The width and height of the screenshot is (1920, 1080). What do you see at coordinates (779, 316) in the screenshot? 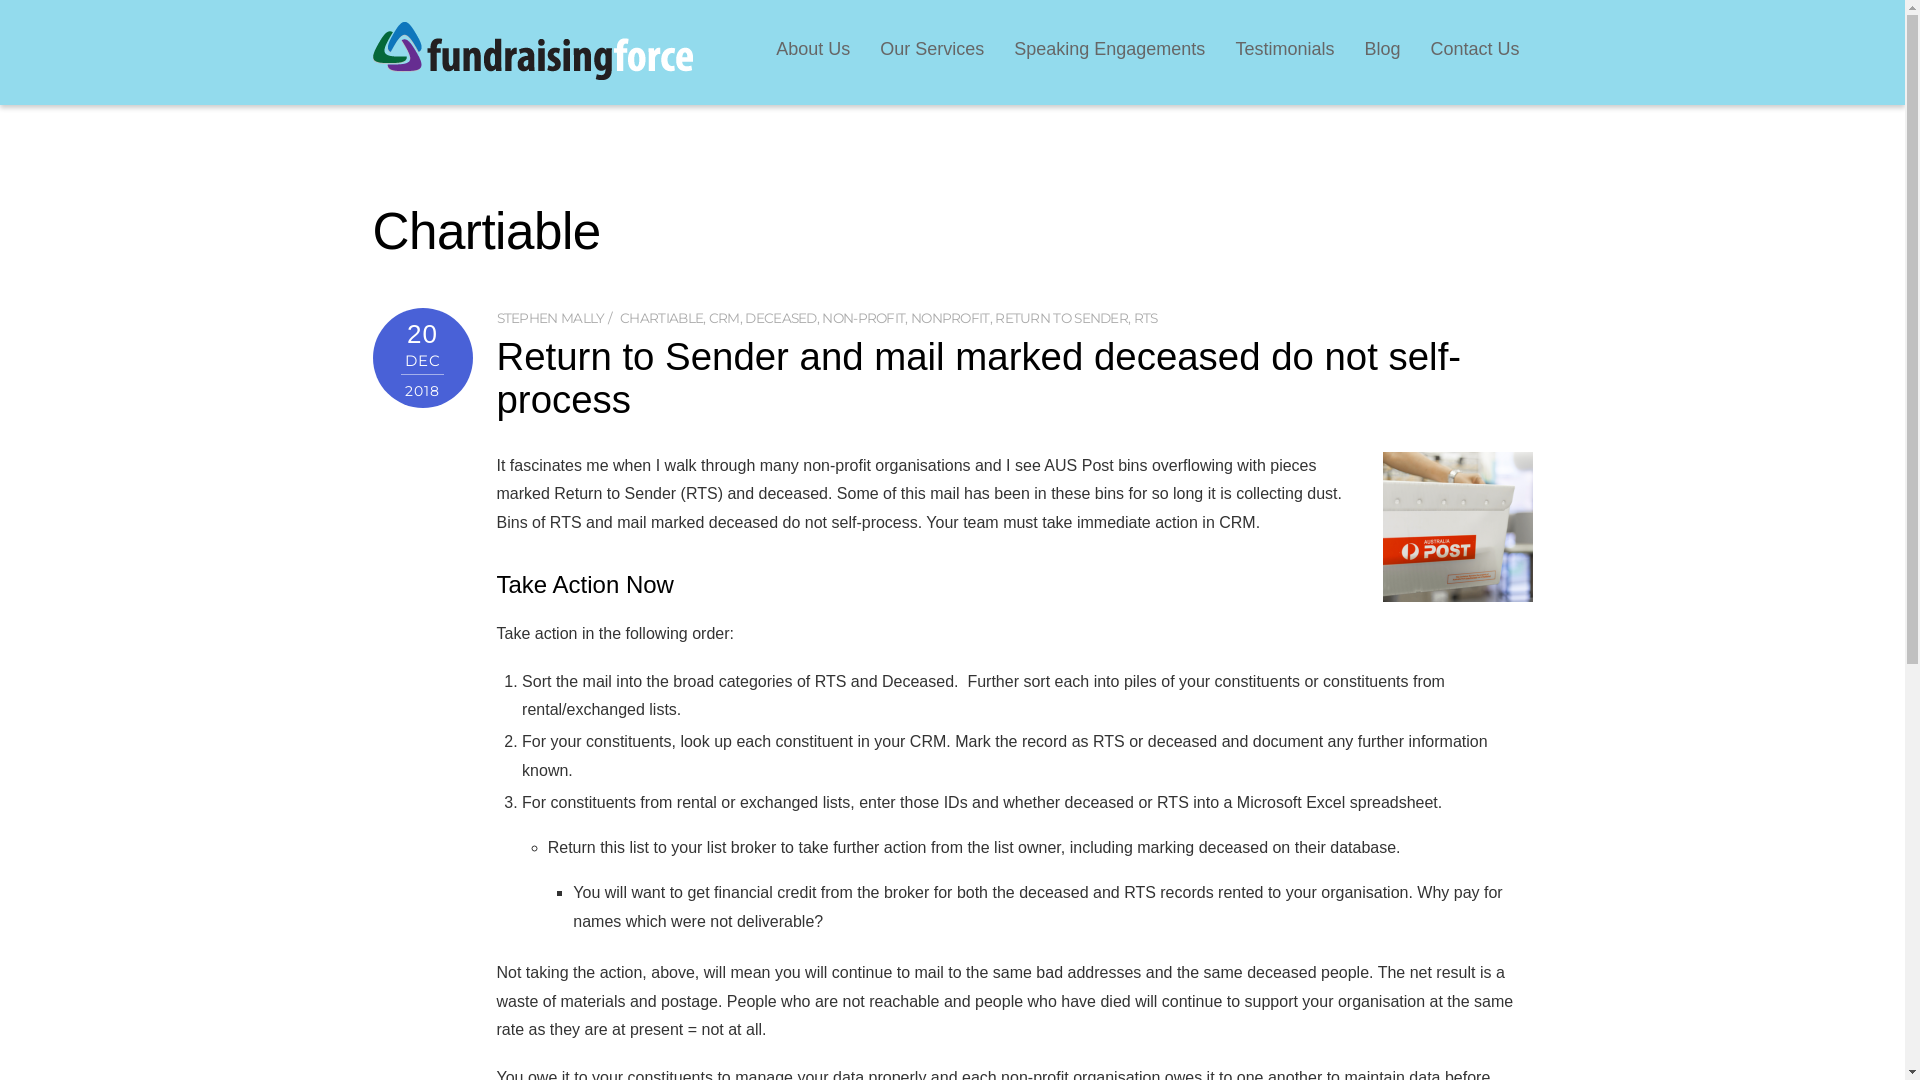
I see `'DECEASED'` at bounding box center [779, 316].